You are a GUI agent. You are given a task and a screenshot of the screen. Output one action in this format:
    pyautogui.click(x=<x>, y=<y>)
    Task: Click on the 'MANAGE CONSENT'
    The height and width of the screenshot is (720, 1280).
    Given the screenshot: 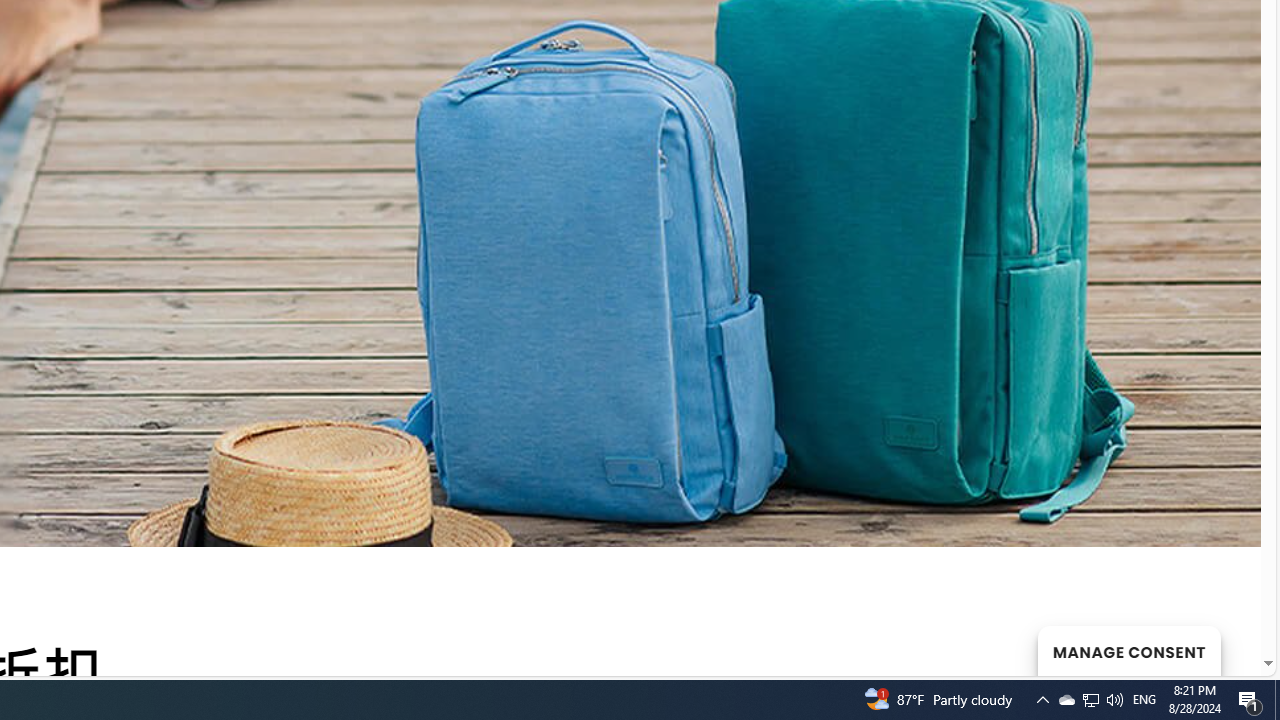 What is the action you would take?
    pyautogui.click(x=1128, y=650)
    